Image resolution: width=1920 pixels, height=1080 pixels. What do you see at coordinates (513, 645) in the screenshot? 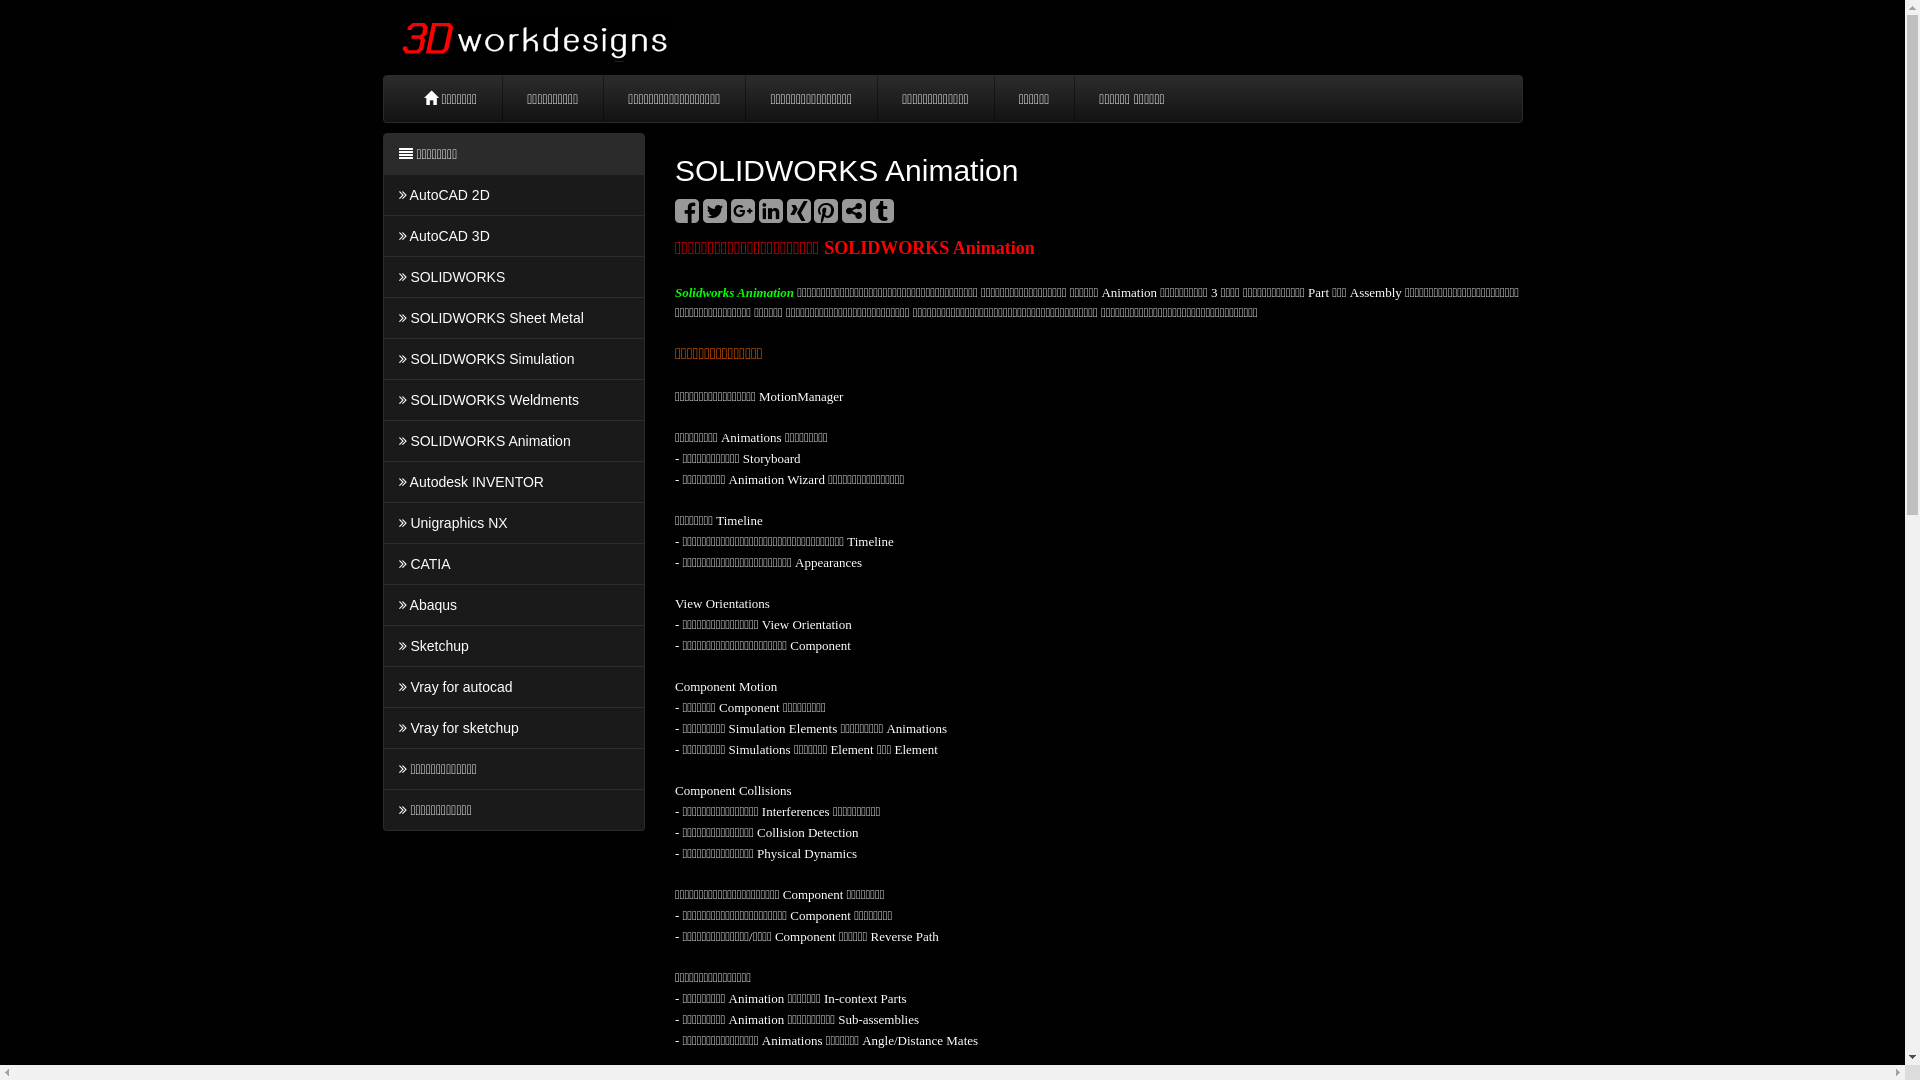
I see `'Sketchup'` at bounding box center [513, 645].